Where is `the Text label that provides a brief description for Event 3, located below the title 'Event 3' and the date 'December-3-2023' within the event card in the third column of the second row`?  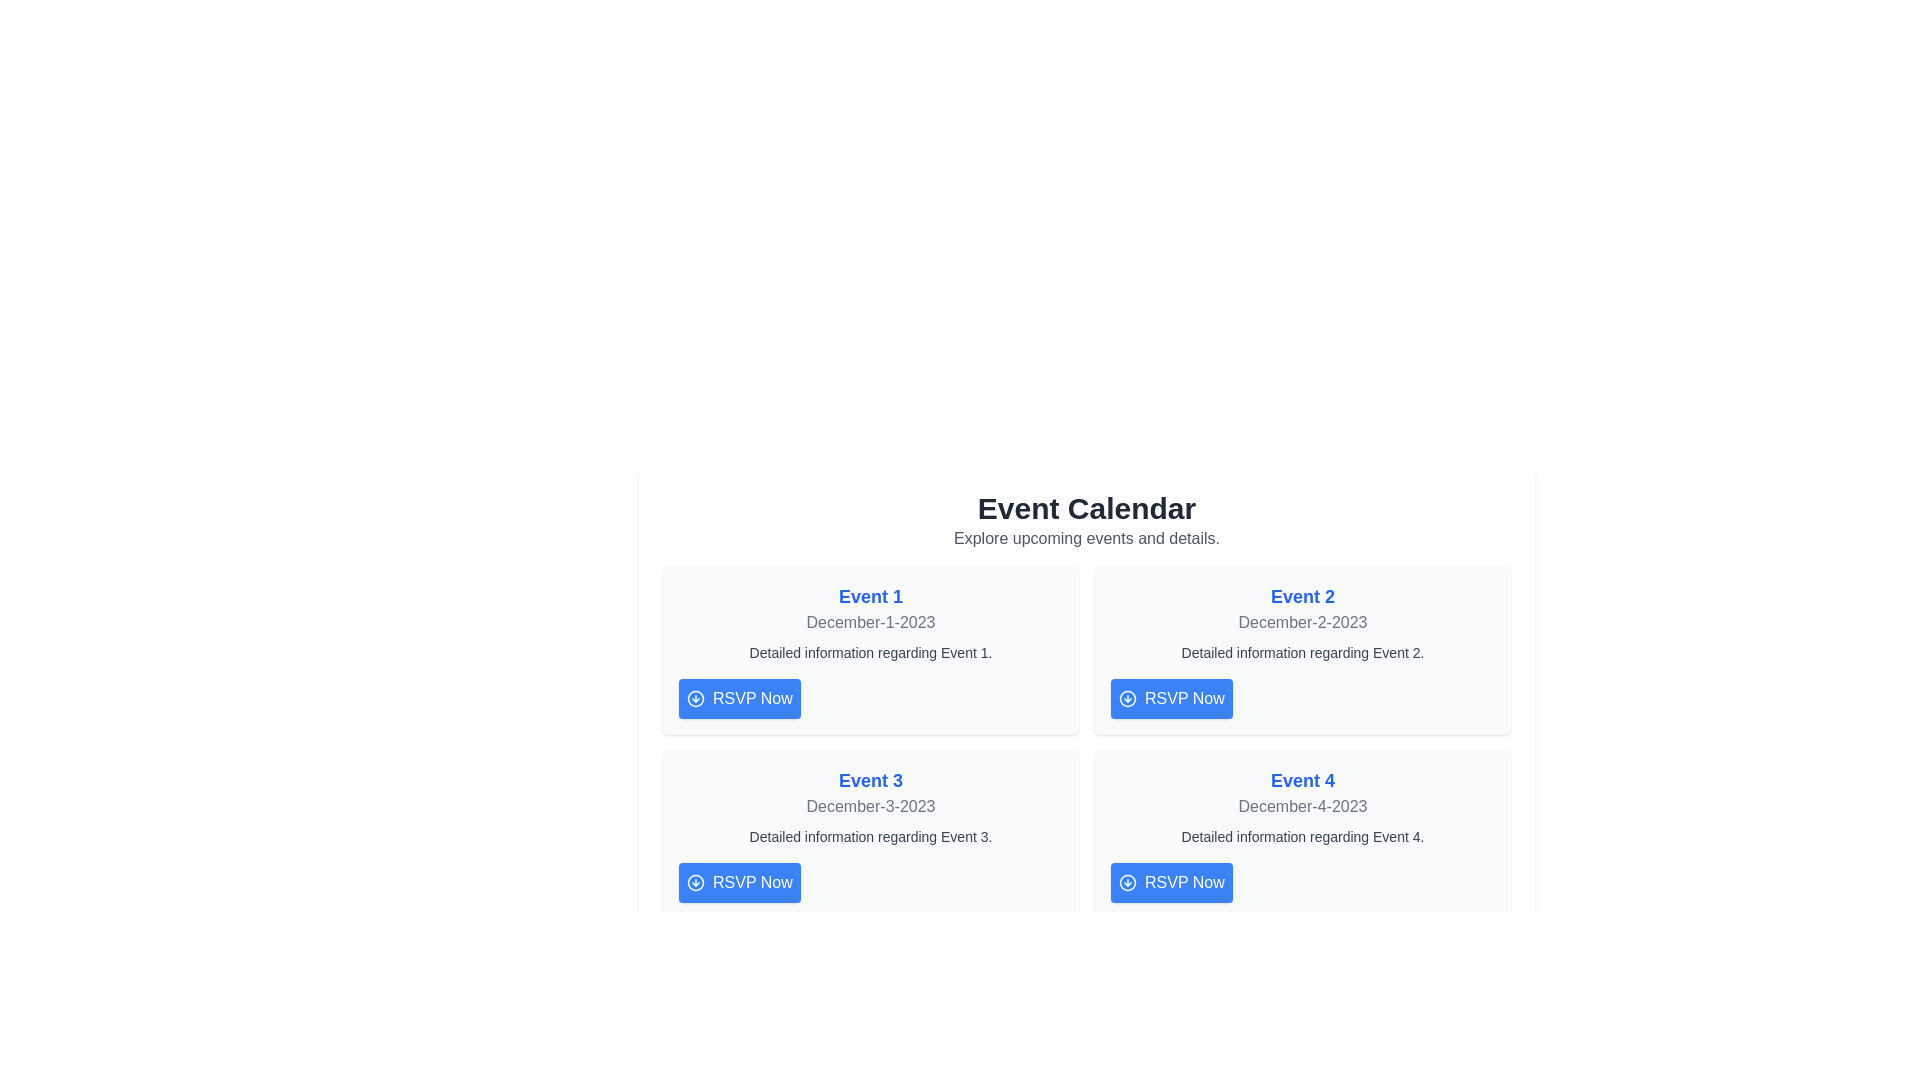
the Text label that provides a brief description for Event 3, located below the title 'Event 3' and the date 'December-3-2023' within the event card in the third column of the second row is located at coordinates (870, 837).